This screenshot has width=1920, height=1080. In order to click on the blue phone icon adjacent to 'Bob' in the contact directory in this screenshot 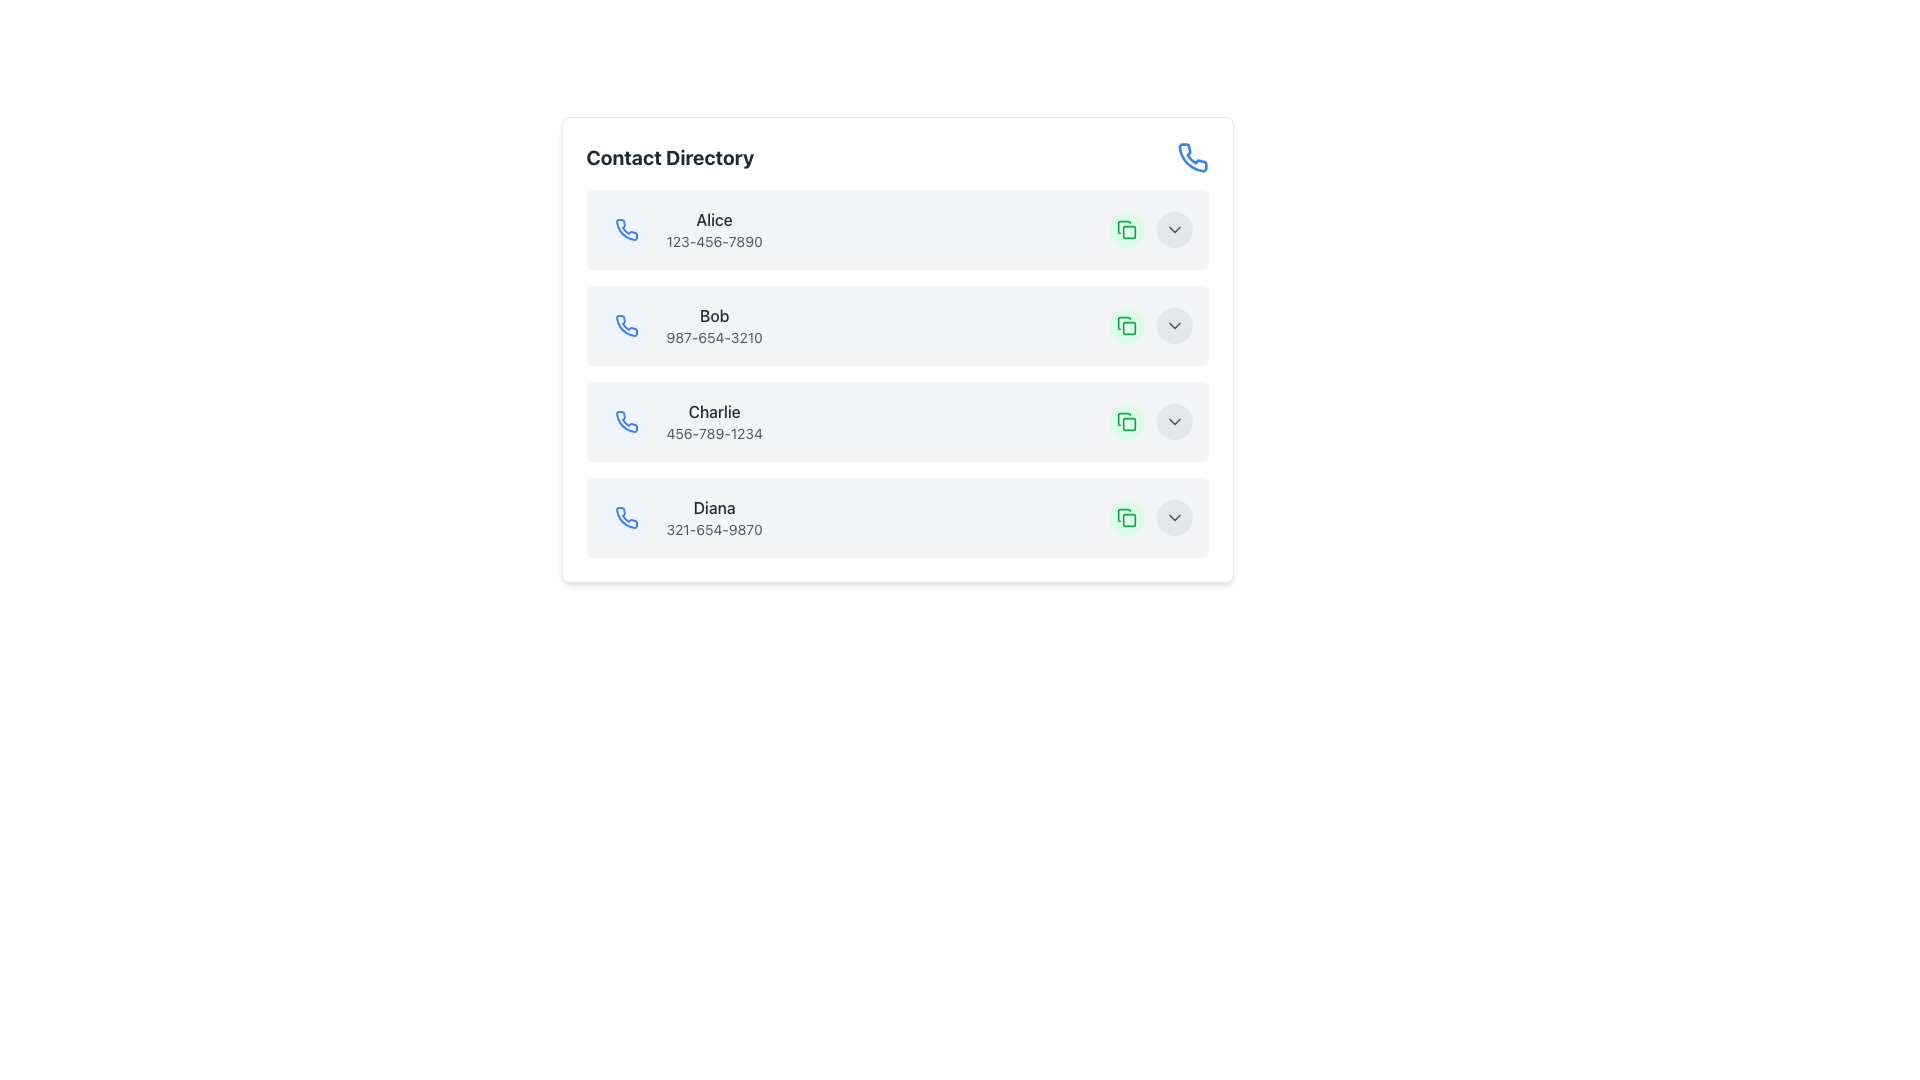, I will do `click(625, 324)`.